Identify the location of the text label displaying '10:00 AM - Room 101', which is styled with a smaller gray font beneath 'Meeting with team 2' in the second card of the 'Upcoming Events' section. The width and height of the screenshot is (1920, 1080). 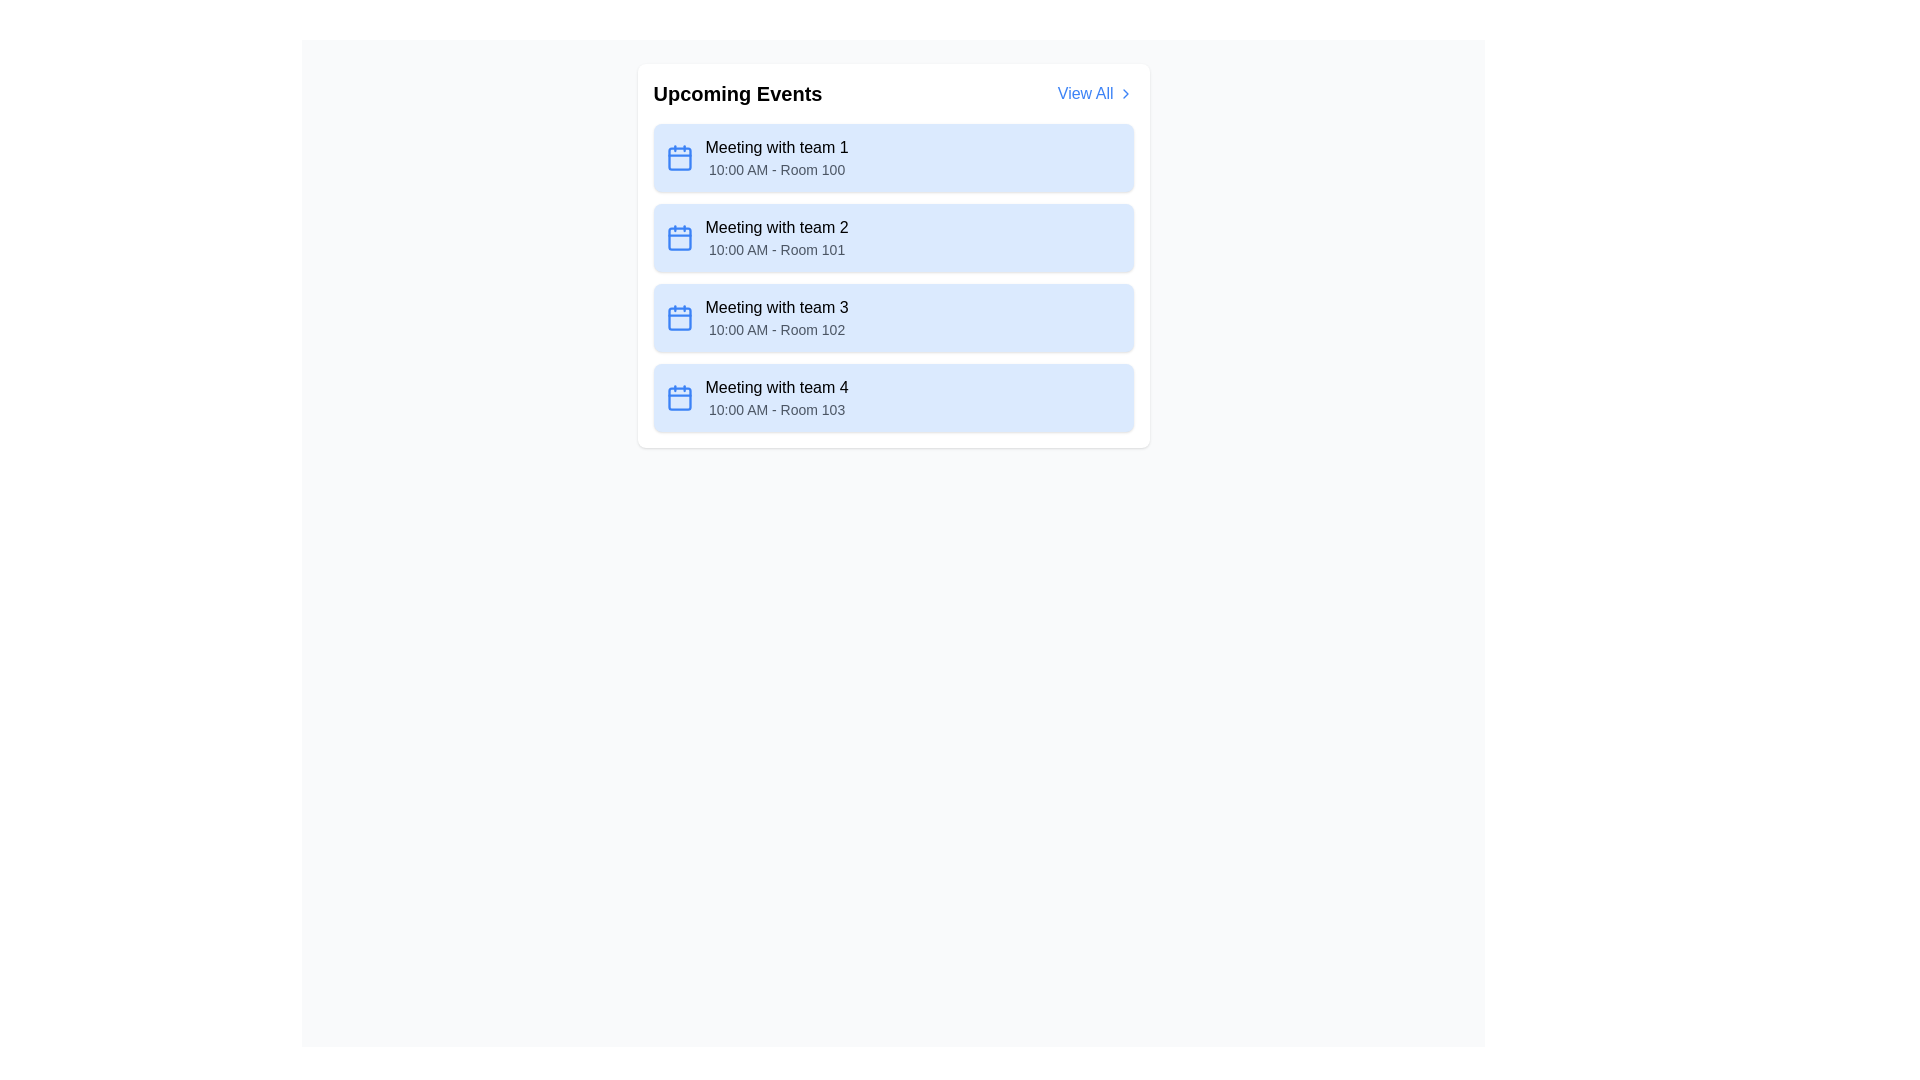
(776, 249).